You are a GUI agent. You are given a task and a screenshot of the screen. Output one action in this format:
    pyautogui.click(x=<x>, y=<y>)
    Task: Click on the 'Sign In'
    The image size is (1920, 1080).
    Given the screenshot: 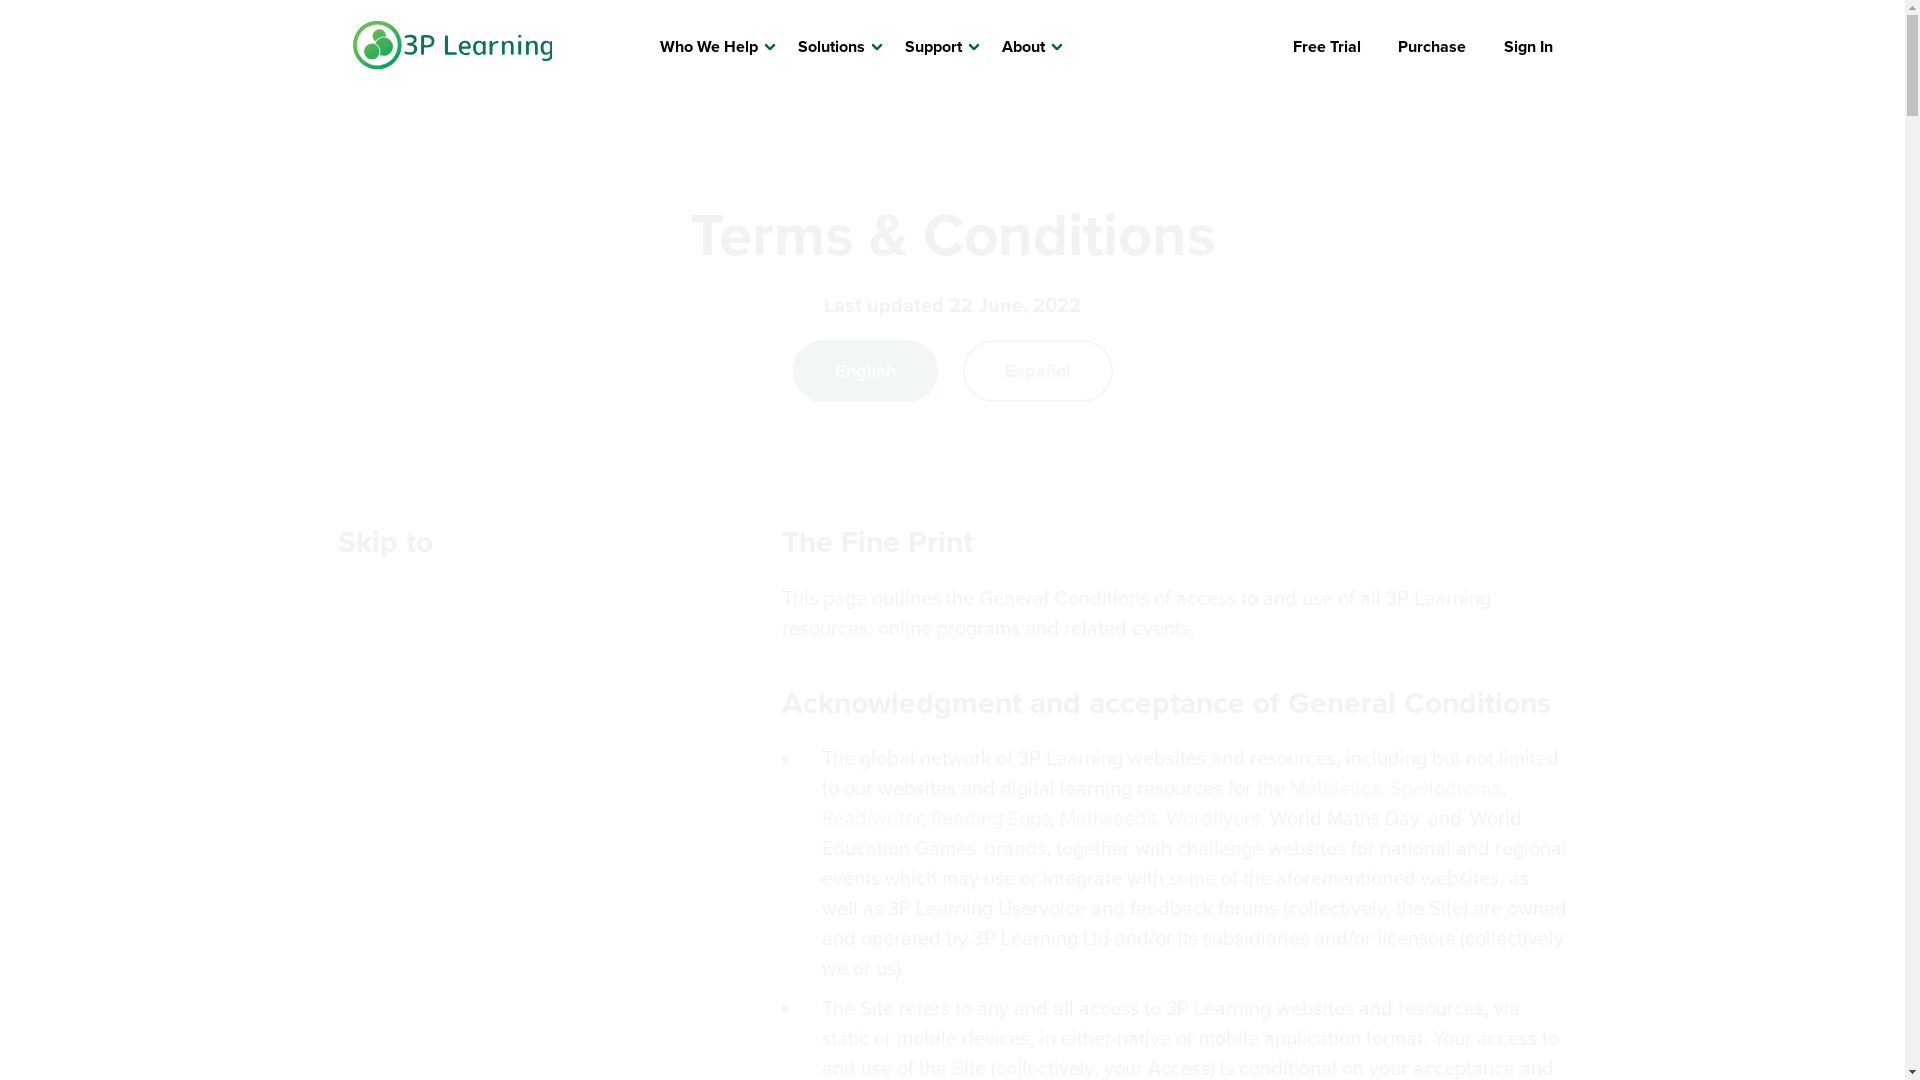 What is the action you would take?
    pyautogui.click(x=1503, y=45)
    